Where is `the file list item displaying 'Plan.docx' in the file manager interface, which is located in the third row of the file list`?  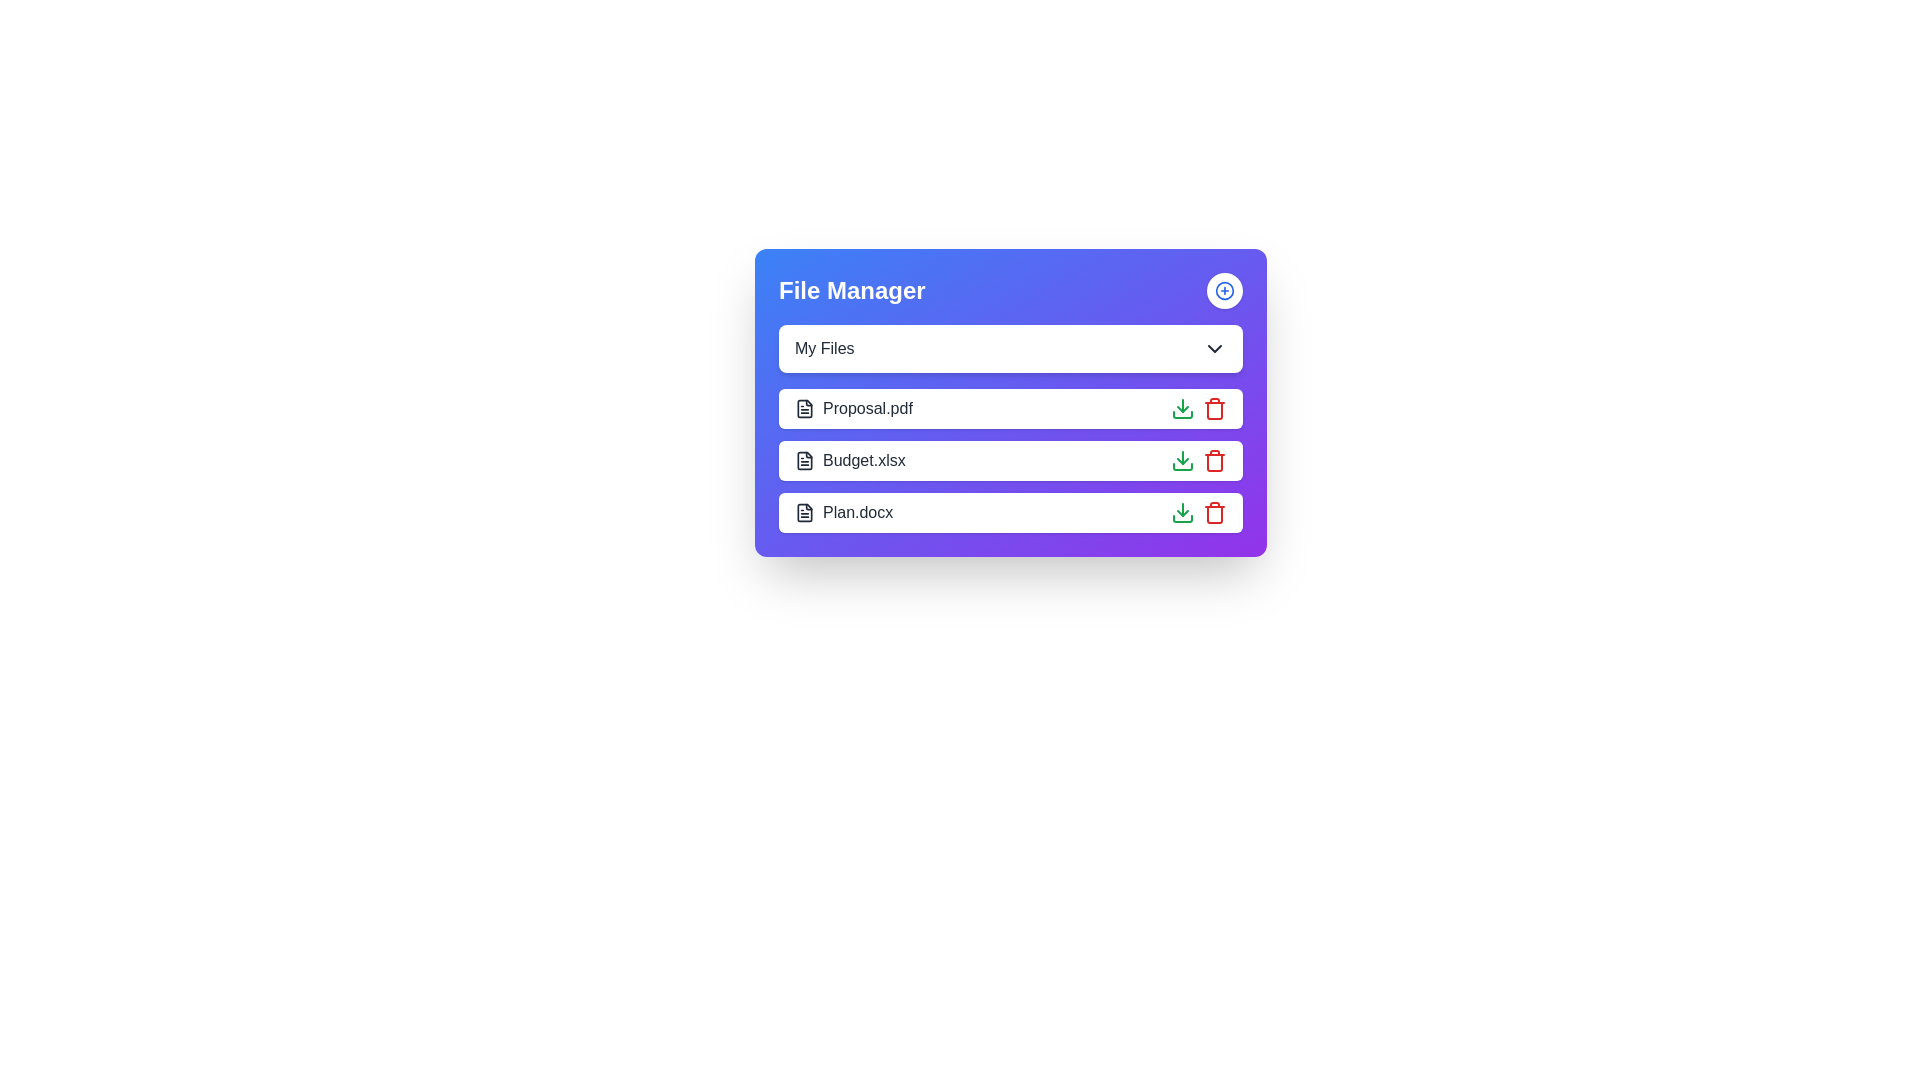 the file list item displaying 'Plan.docx' in the file manager interface, which is located in the third row of the file list is located at coordinates (1011, 512).